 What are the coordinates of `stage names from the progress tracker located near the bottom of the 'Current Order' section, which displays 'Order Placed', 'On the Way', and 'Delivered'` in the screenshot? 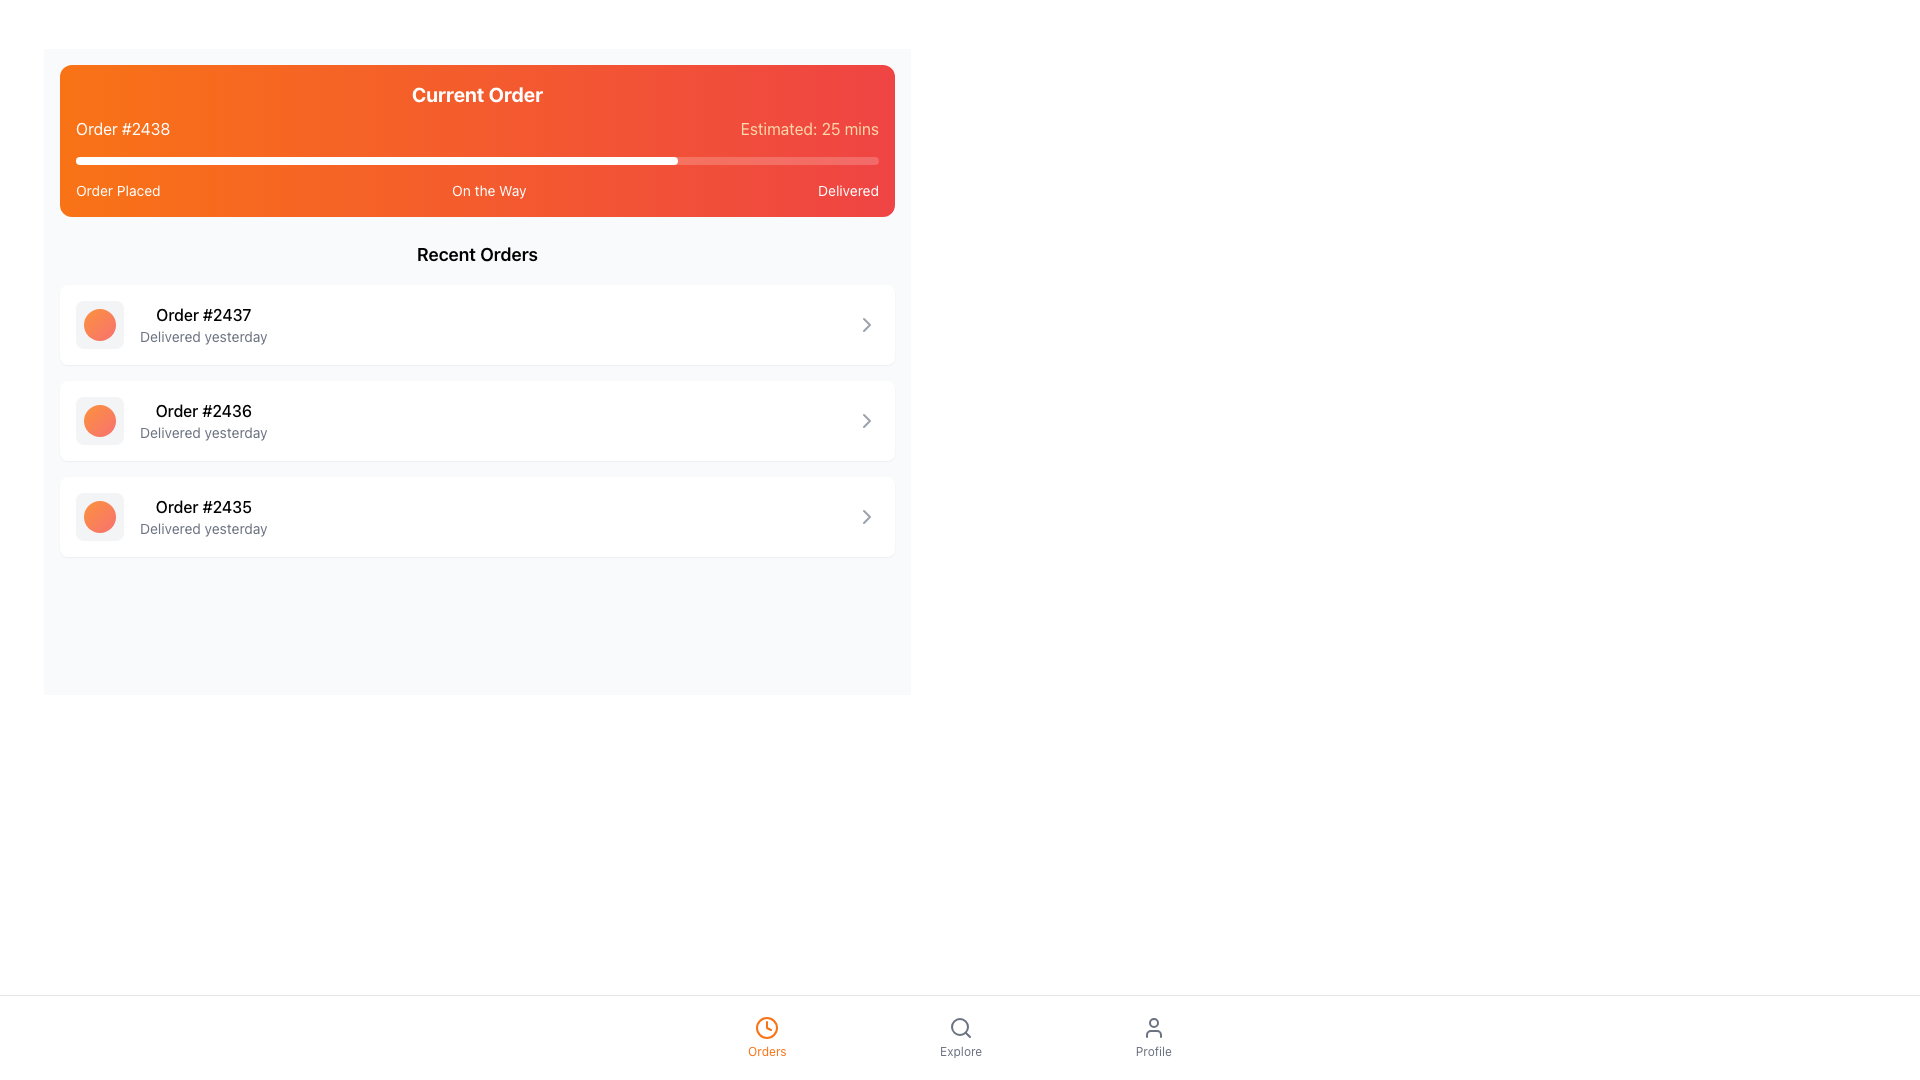 It's located at (476, 191).